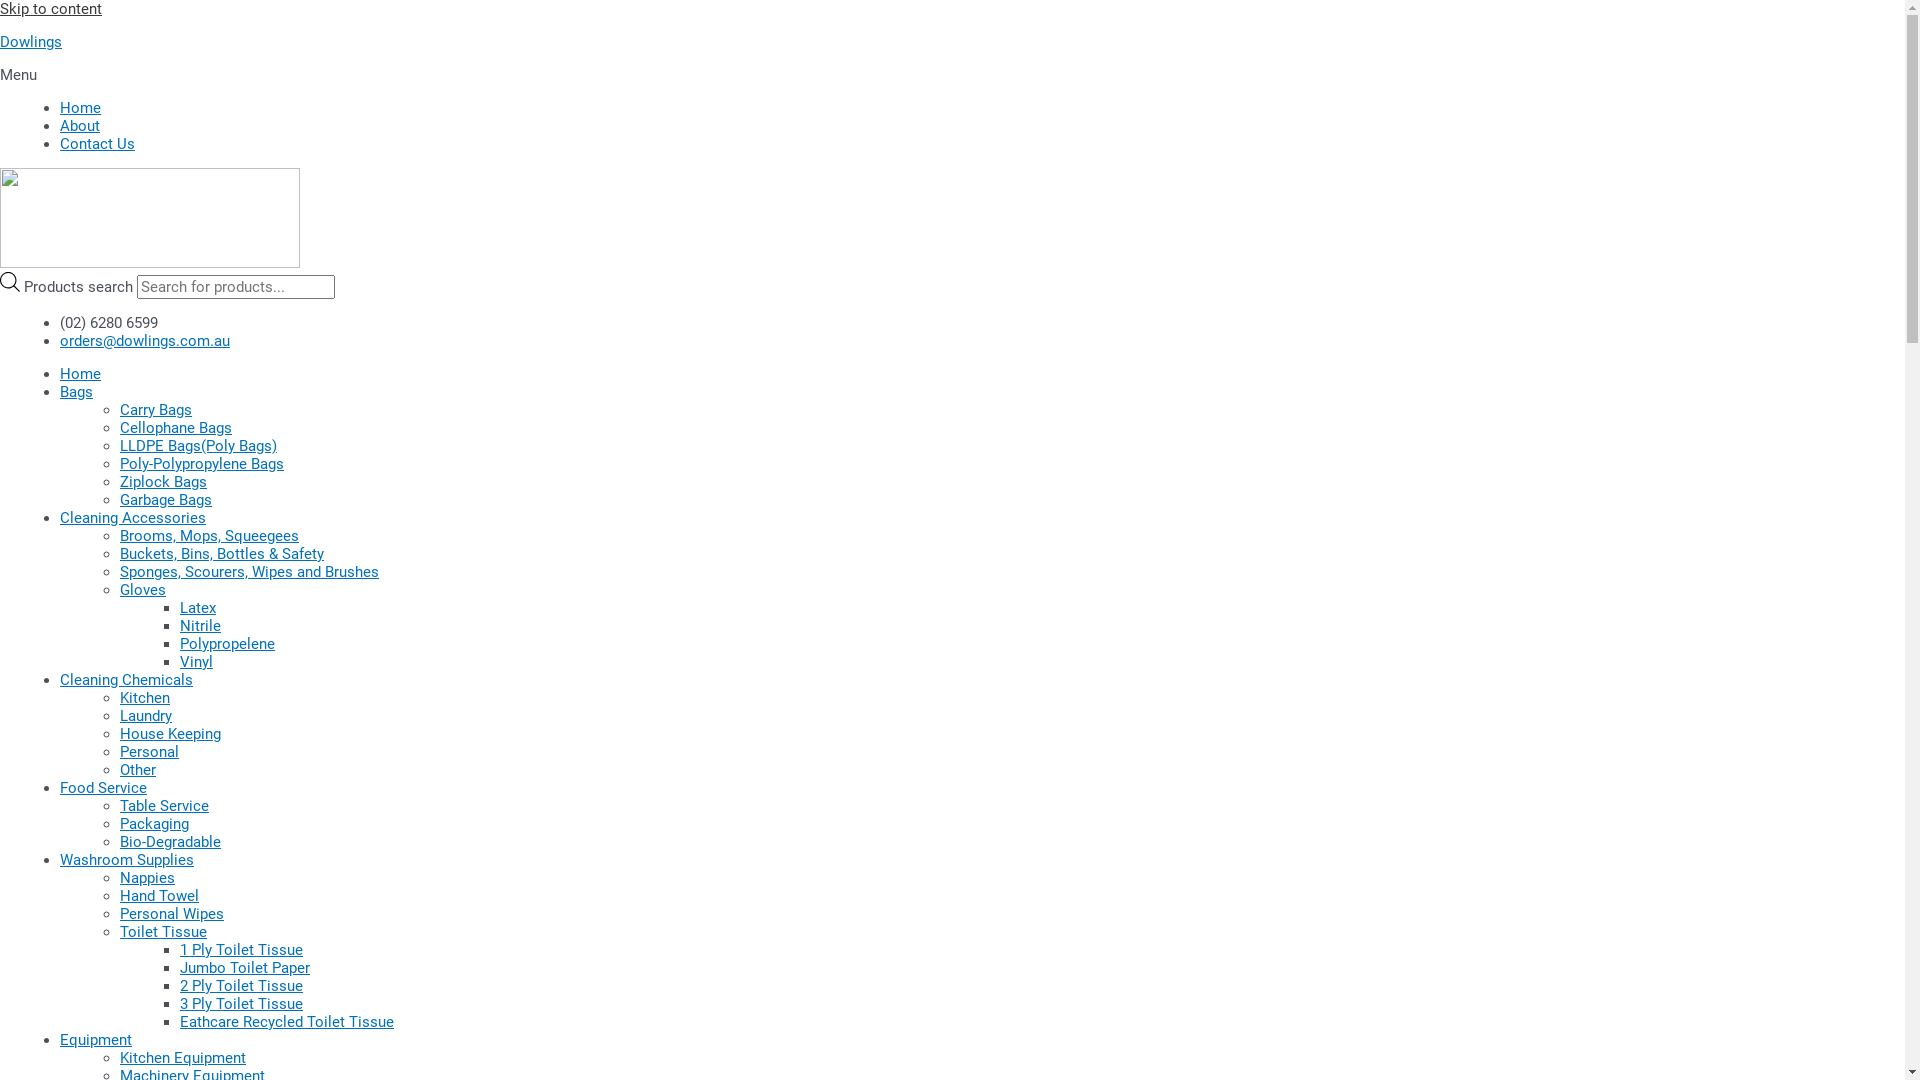  Describe the element at coordinates (196, 662) in the screenshot. I see `'Vinyl'` at that location.